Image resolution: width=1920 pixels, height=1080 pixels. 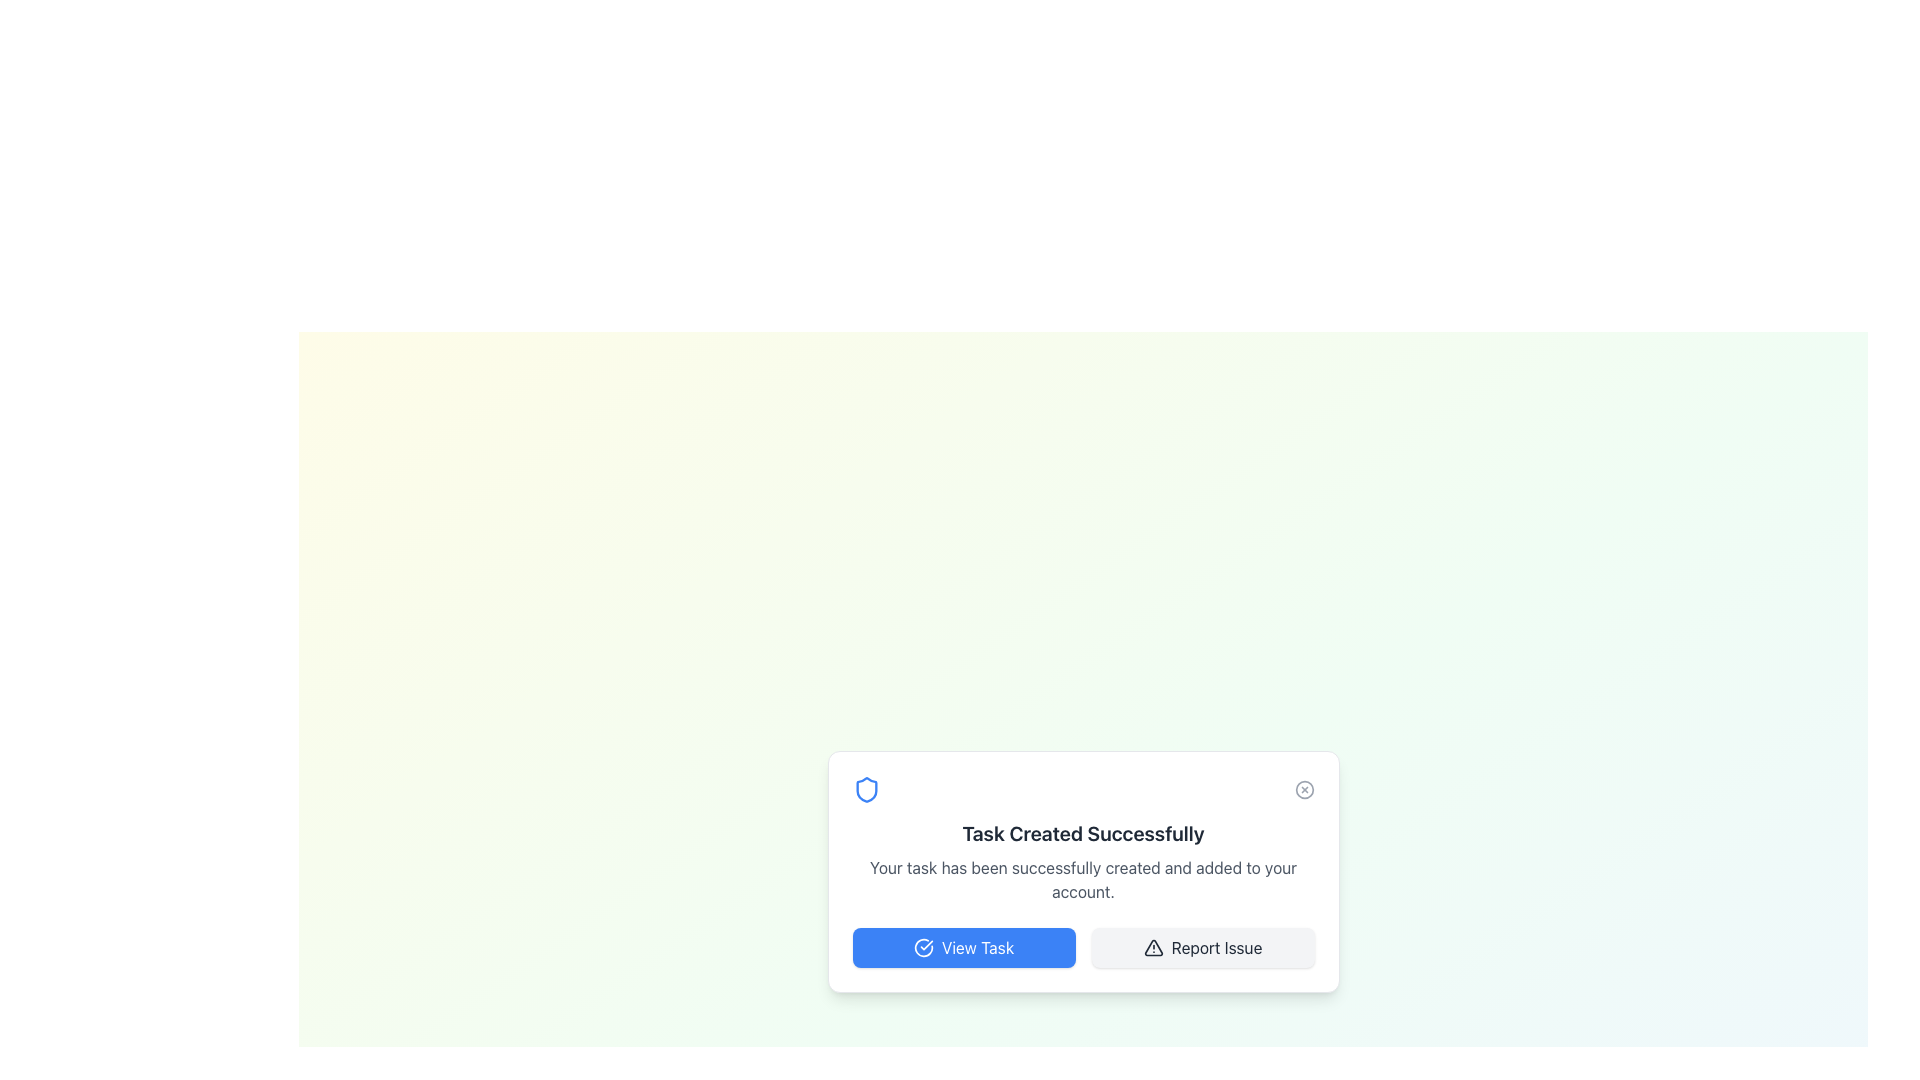 What do you see at coordinates (1082, 860) in the screenshot?
I see `the Notification text block that informs the user about the successful creation of a task` at bounding box center [1082, 860].